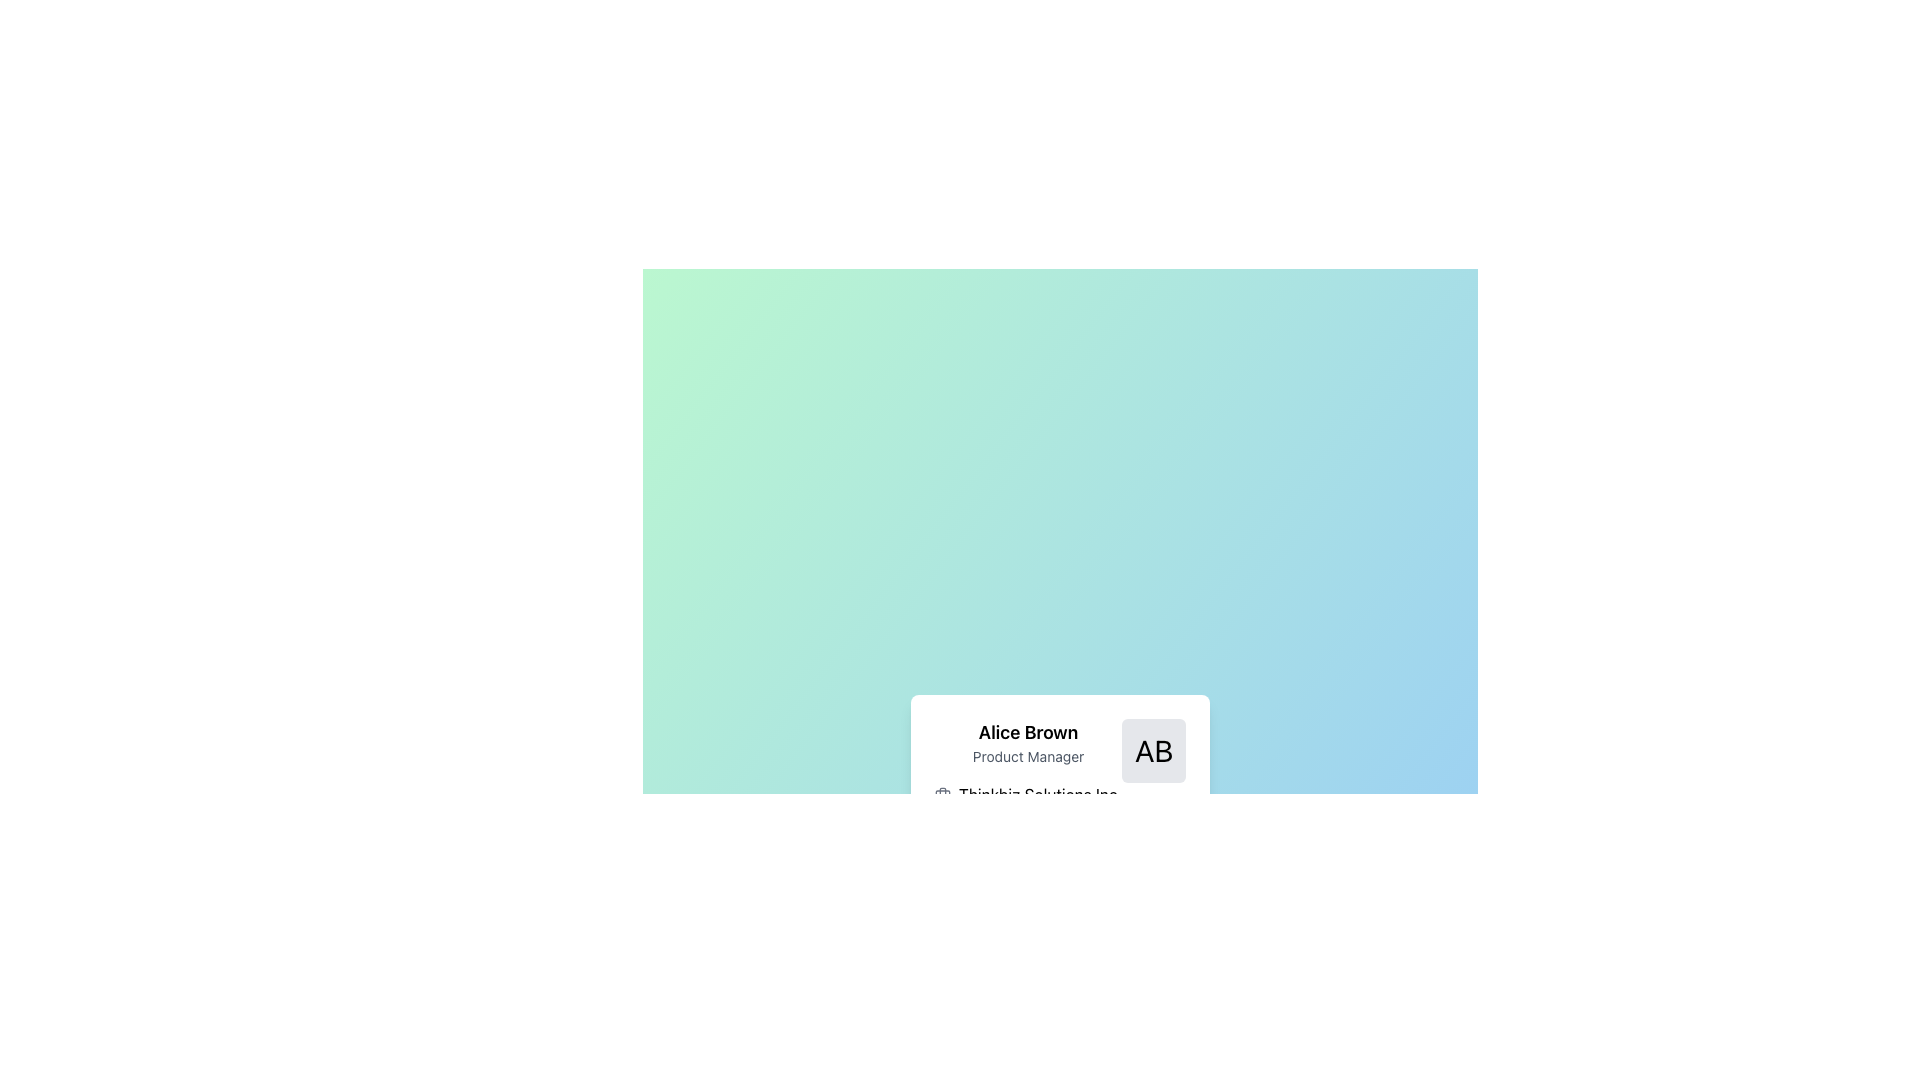 The width and height of the screenshot is (1920, 1080). What do you see at coordinates (1154, 751) in the screenshot?
I see `the user avatar represented by the initials 'AB' located in the top-right corner of the user profile box` at bounding box center [1154, 751].